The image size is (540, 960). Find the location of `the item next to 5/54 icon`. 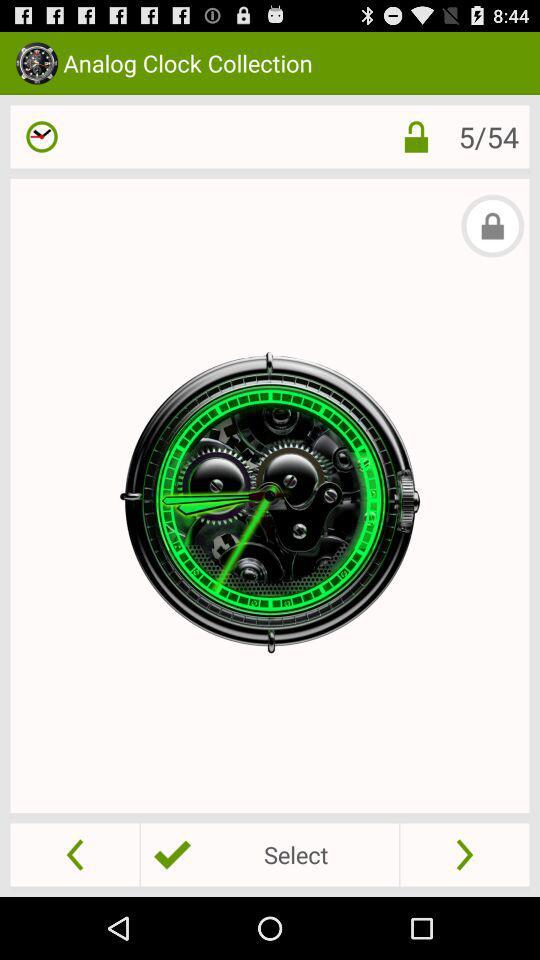

the item next to 5/54 icon is located at coordinates (415, 135).